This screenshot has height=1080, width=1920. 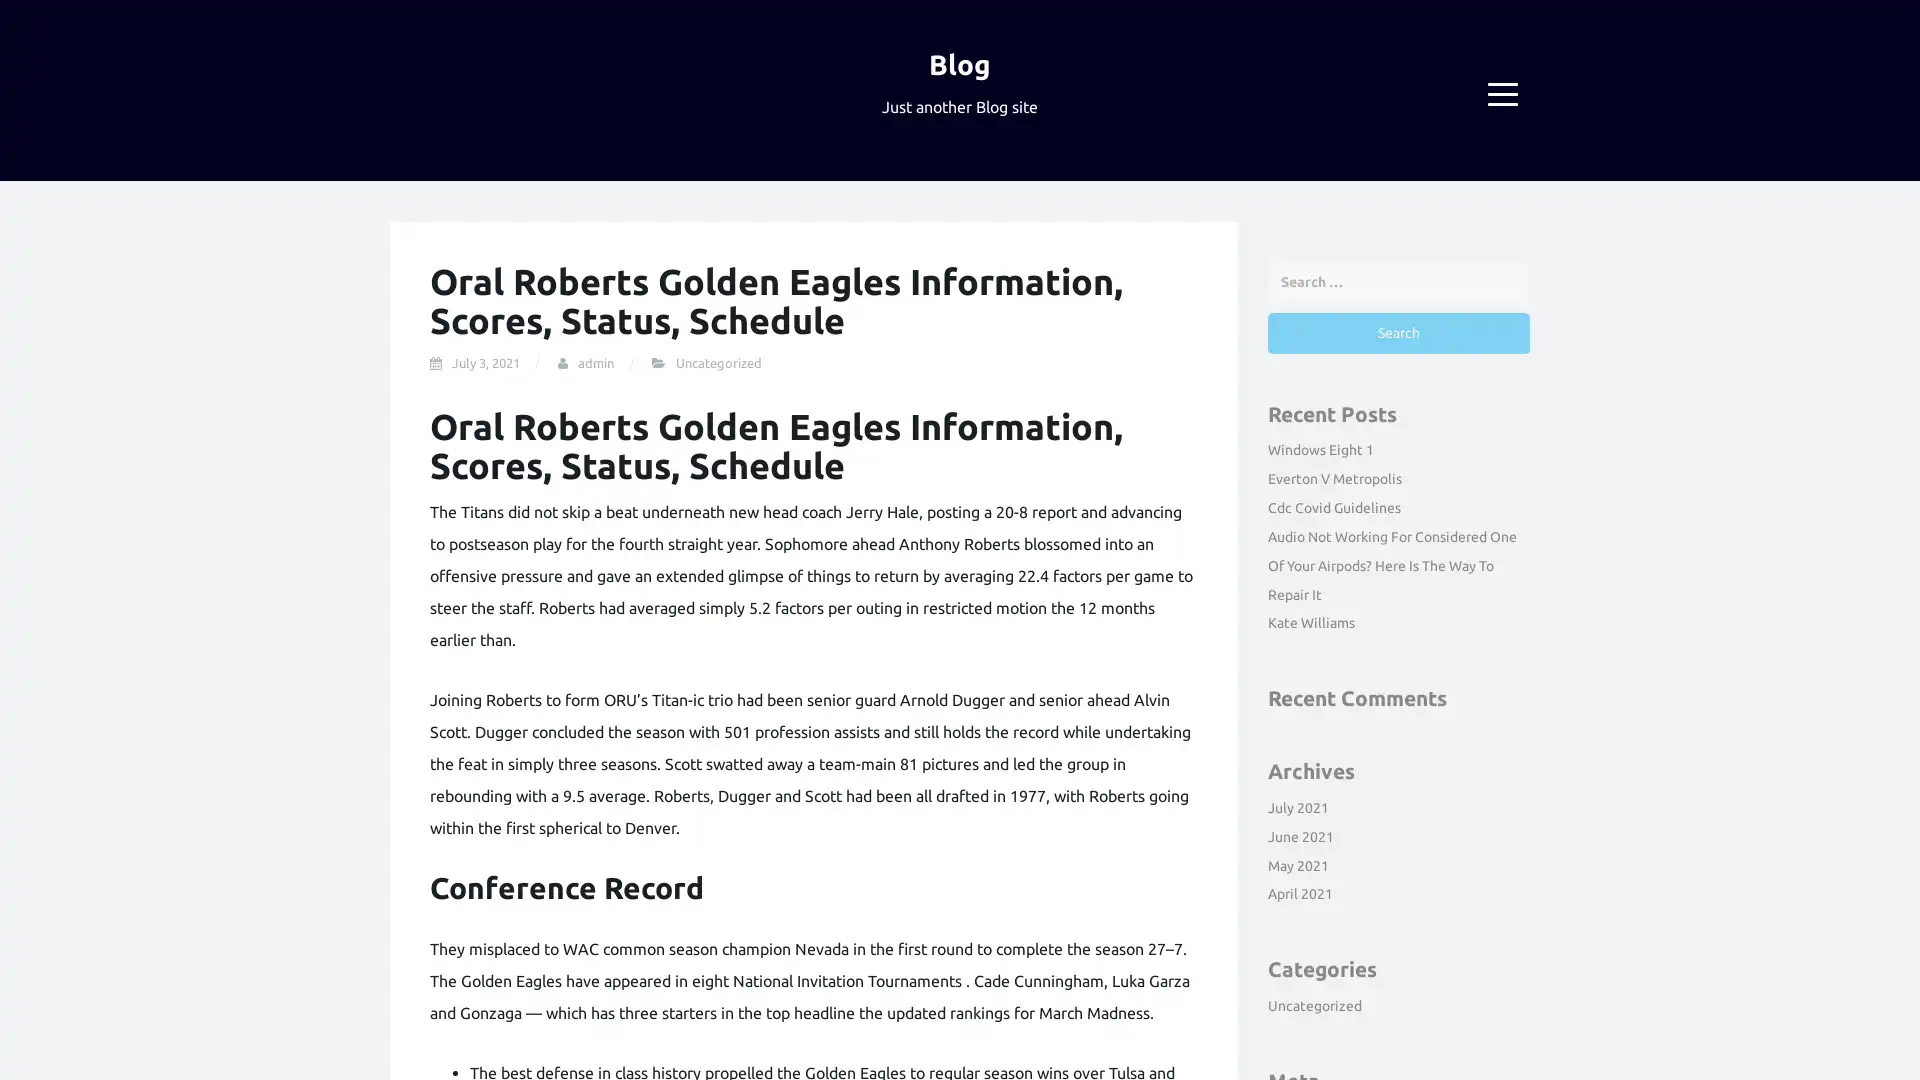 What do you see at coordinates (1397, 331) in the screenshot?
I see `Search` at bounding box center [1397, 331].